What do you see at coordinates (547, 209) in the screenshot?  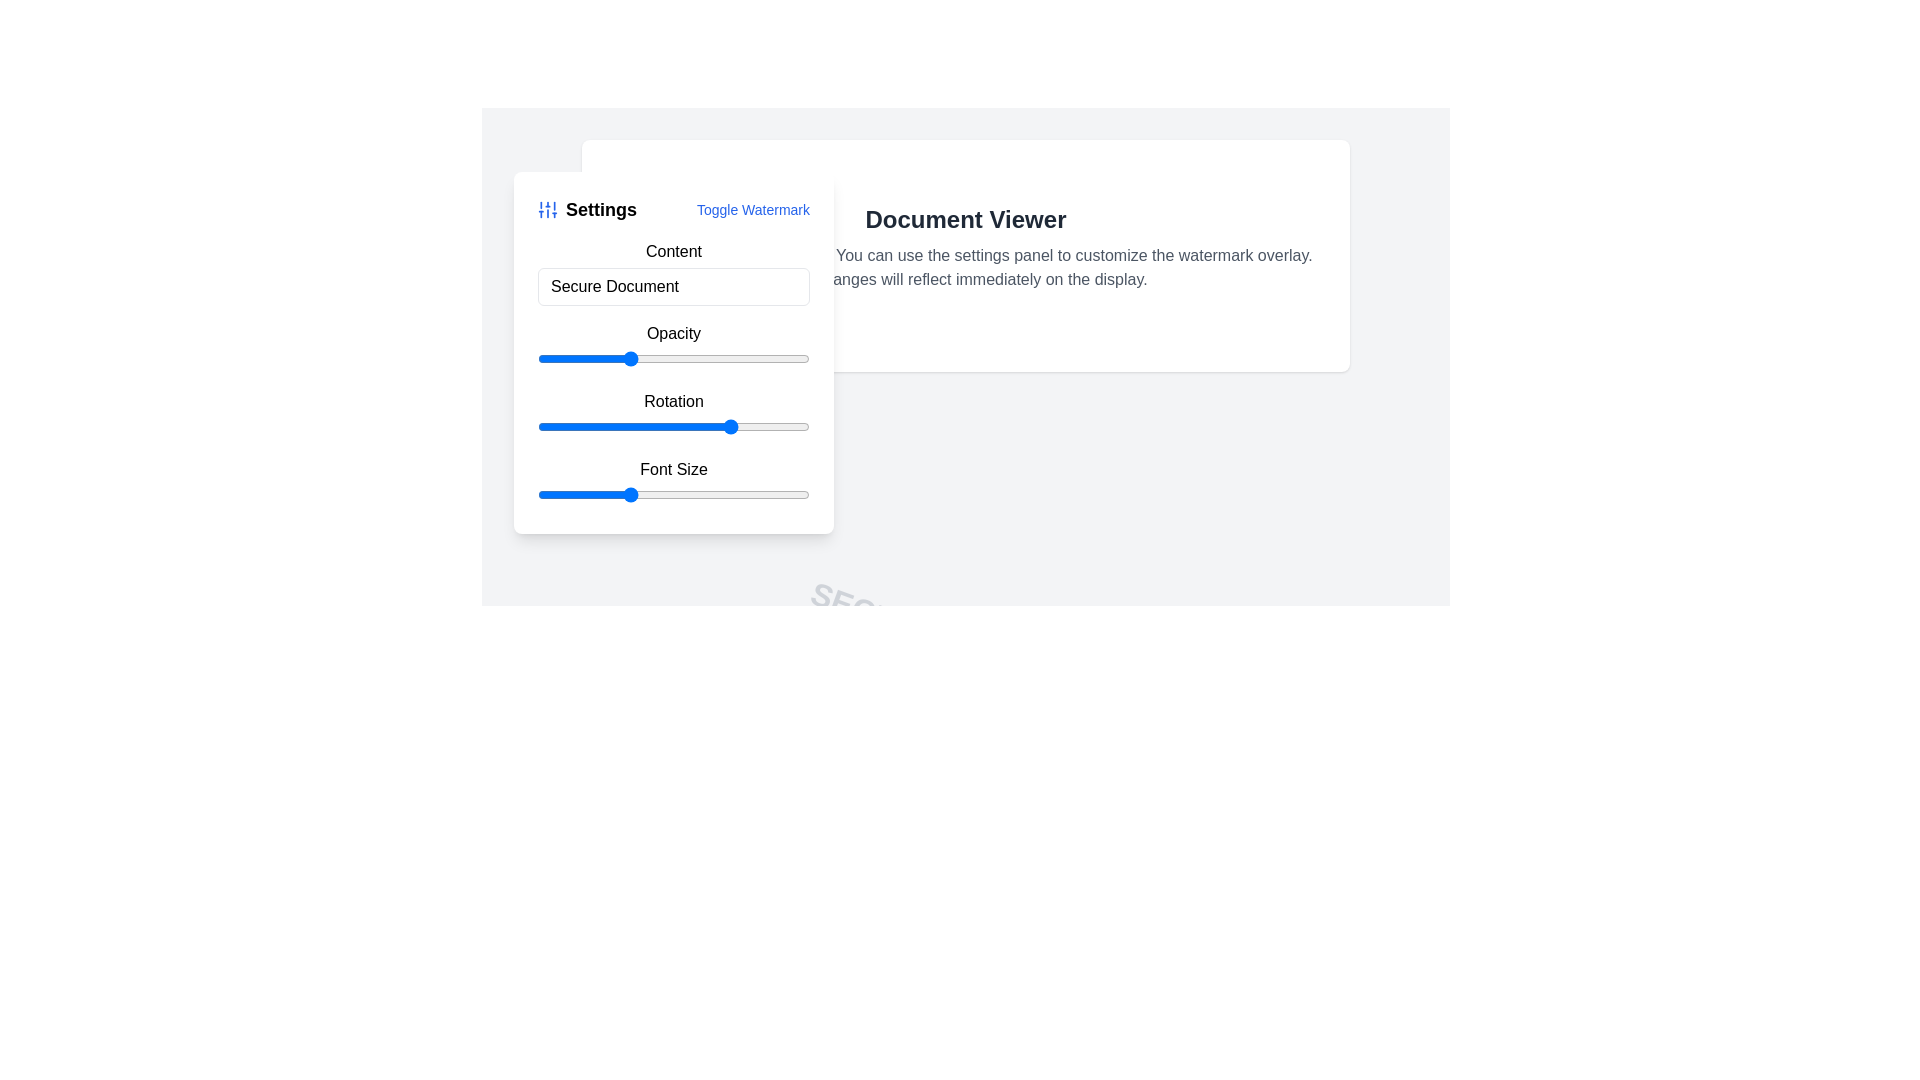 I see `the blue-themed icon consisting of three vertical sliders located in the top-left corner of the settings panel, next to the 'Settings' label` at bounding box center [547, 209].